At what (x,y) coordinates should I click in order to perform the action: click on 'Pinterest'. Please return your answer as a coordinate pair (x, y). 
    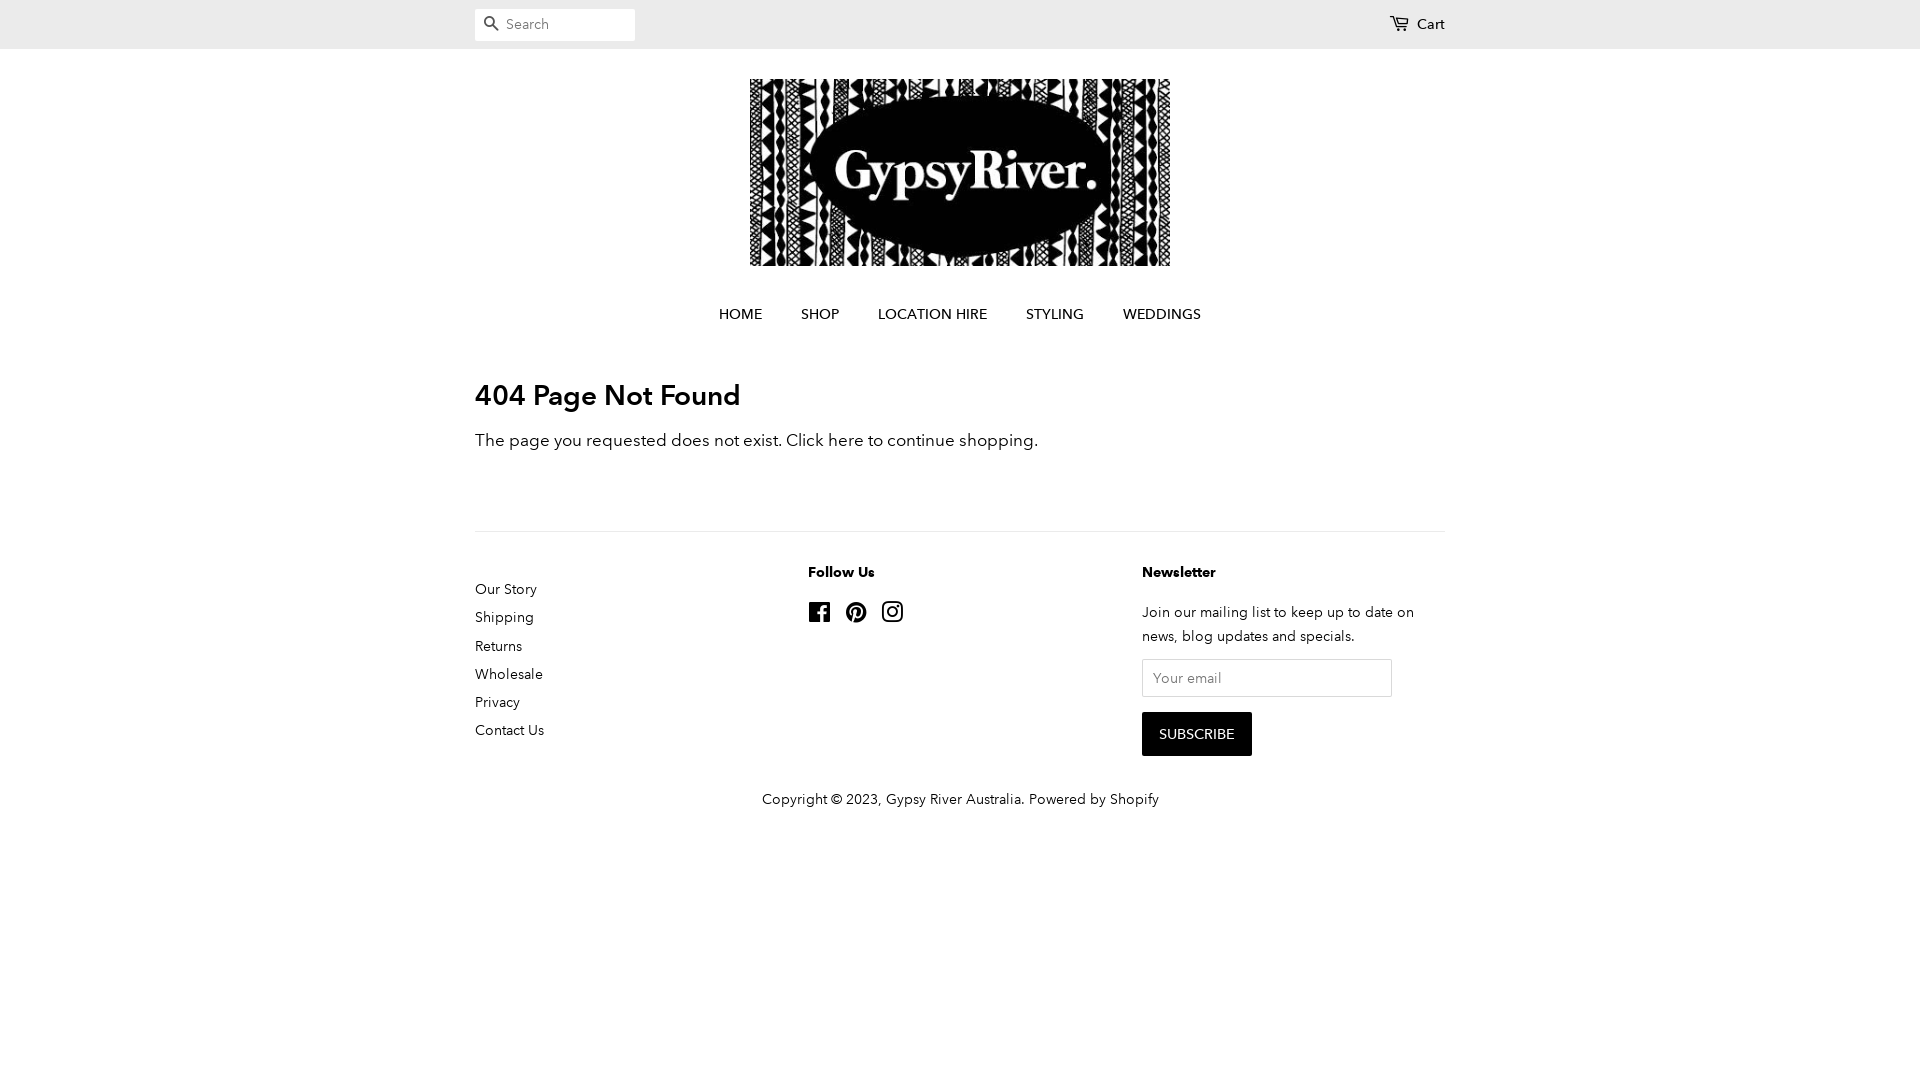
    Looking at the image, I should click on (855, 615).